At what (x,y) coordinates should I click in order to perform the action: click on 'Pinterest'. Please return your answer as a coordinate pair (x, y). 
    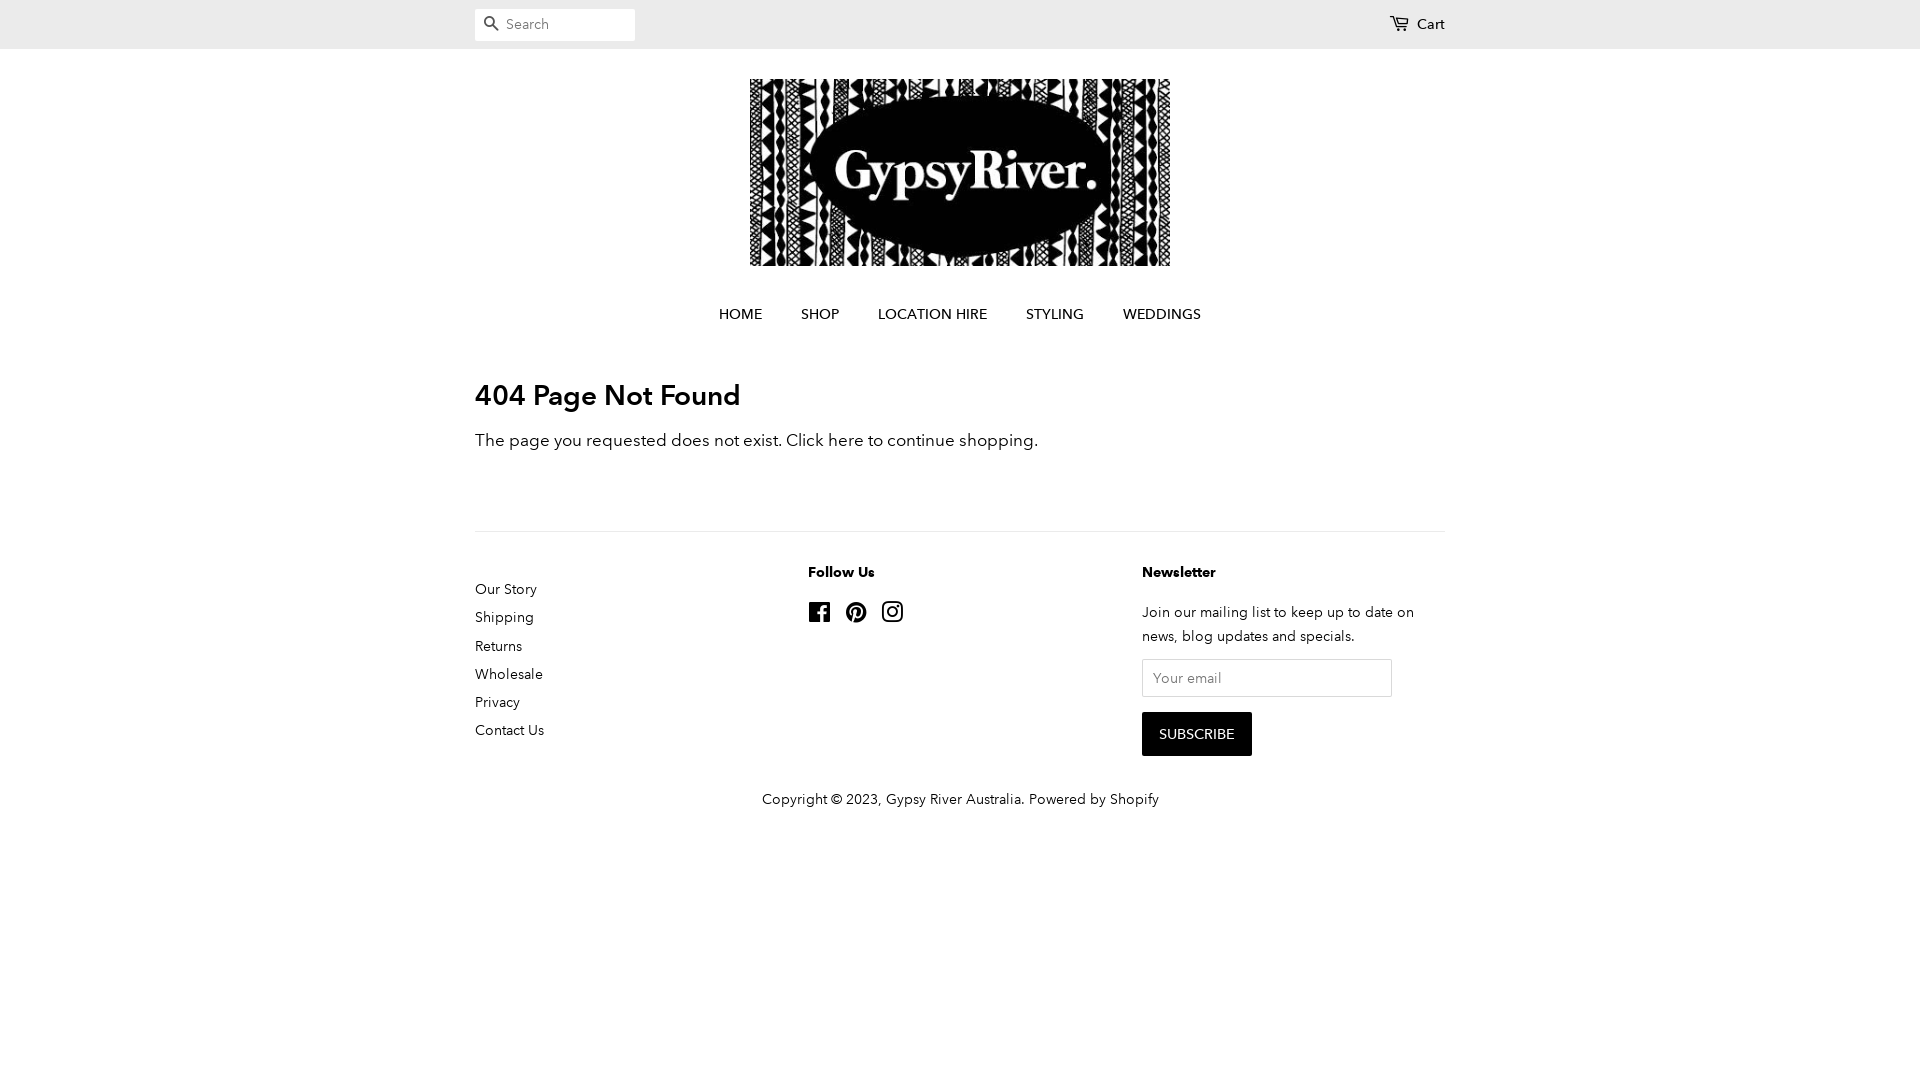
    Looking at the image, I should click on (855, 615).